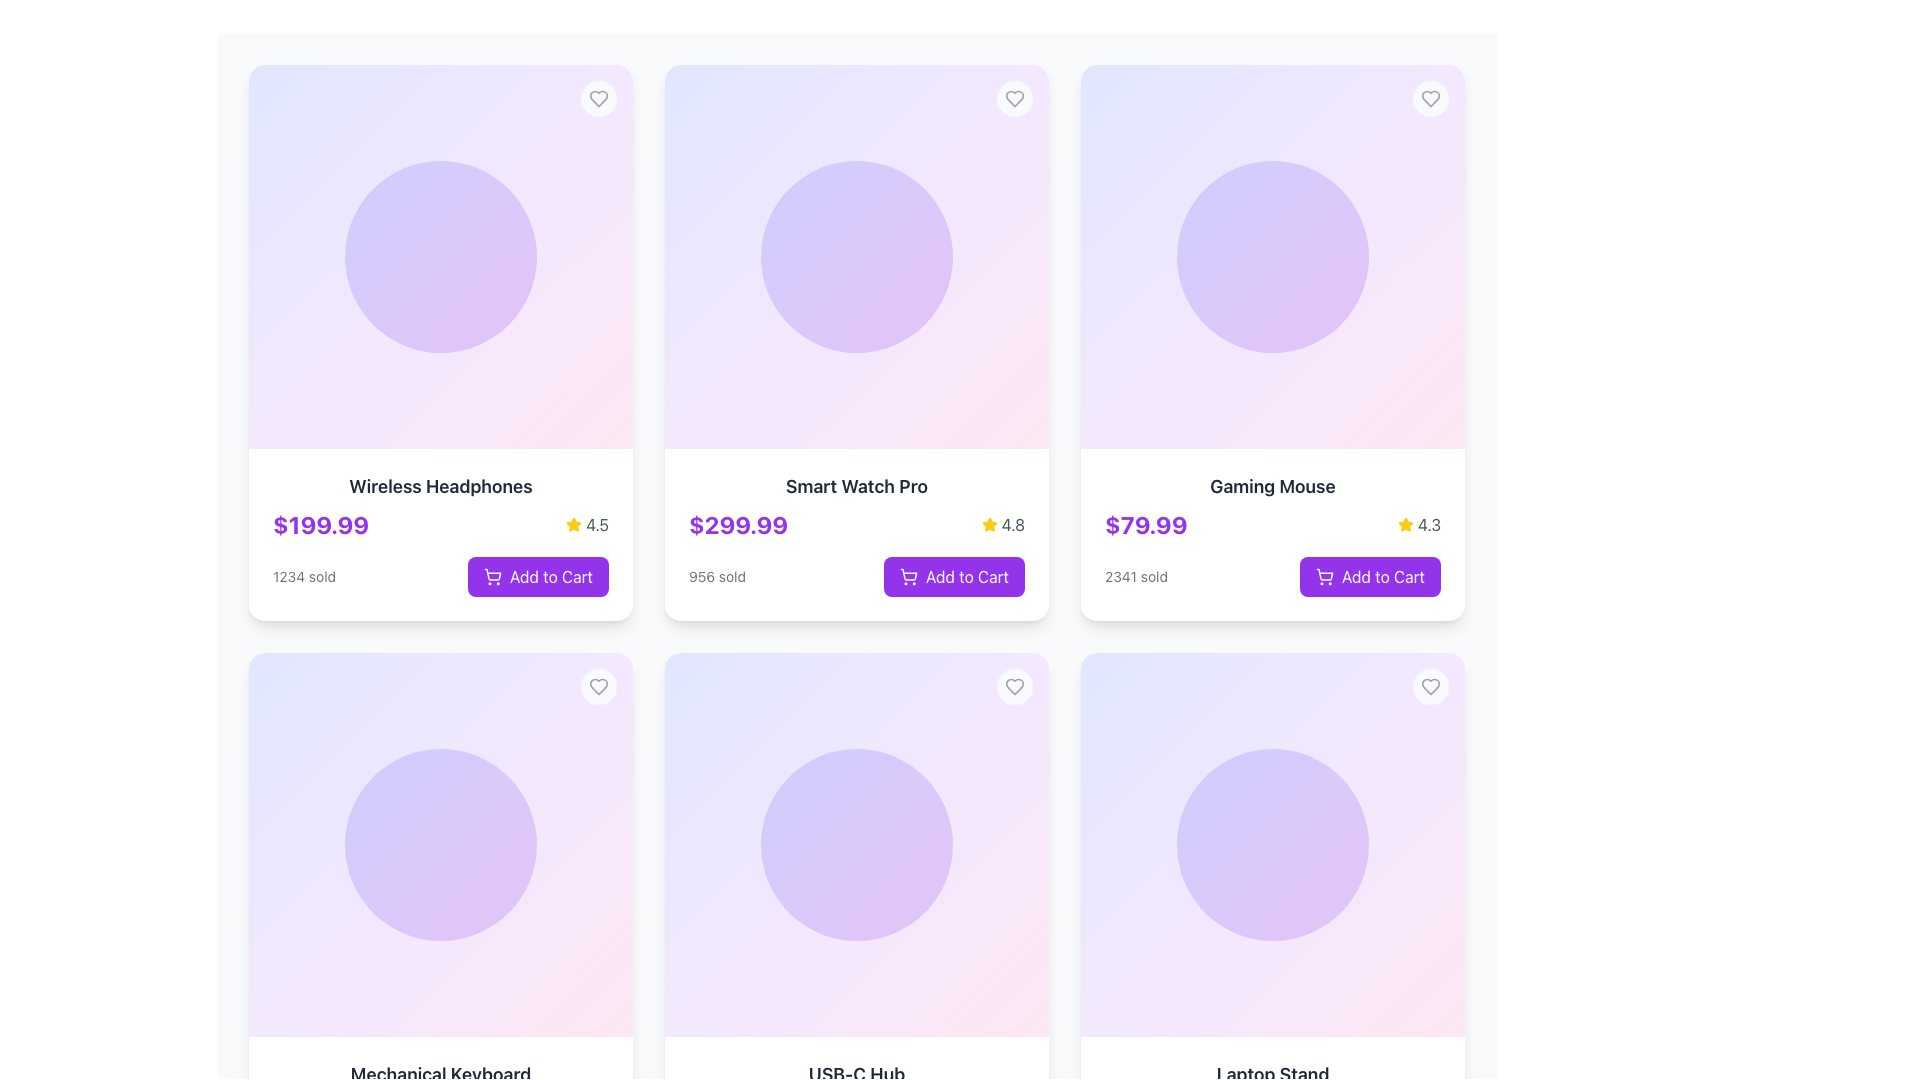 The image size is (1920, 1080). Describe the element at coordinates (1014, 685) in the screenshot. I see `the heart-shaped icon in the top-right corner of the 'Smart Watch Pro' product card to mark it as a favorite` at that location.